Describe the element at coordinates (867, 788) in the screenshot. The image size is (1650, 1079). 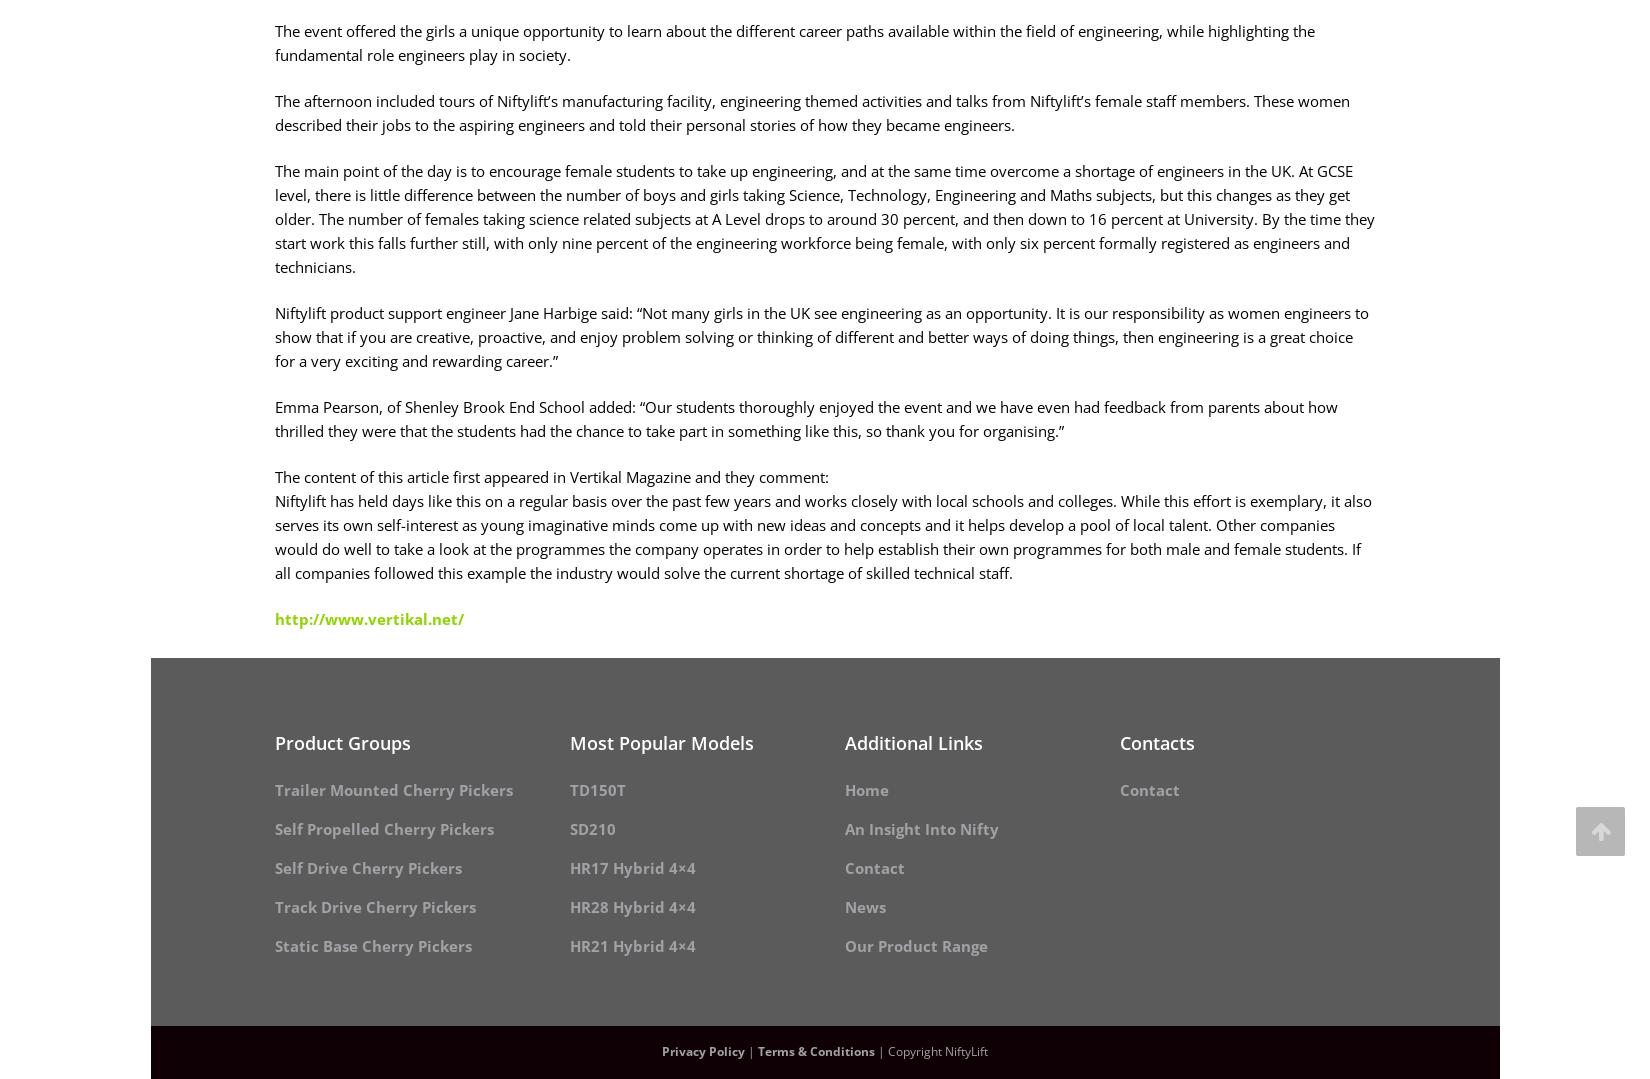
I see `'Home'` at that location.